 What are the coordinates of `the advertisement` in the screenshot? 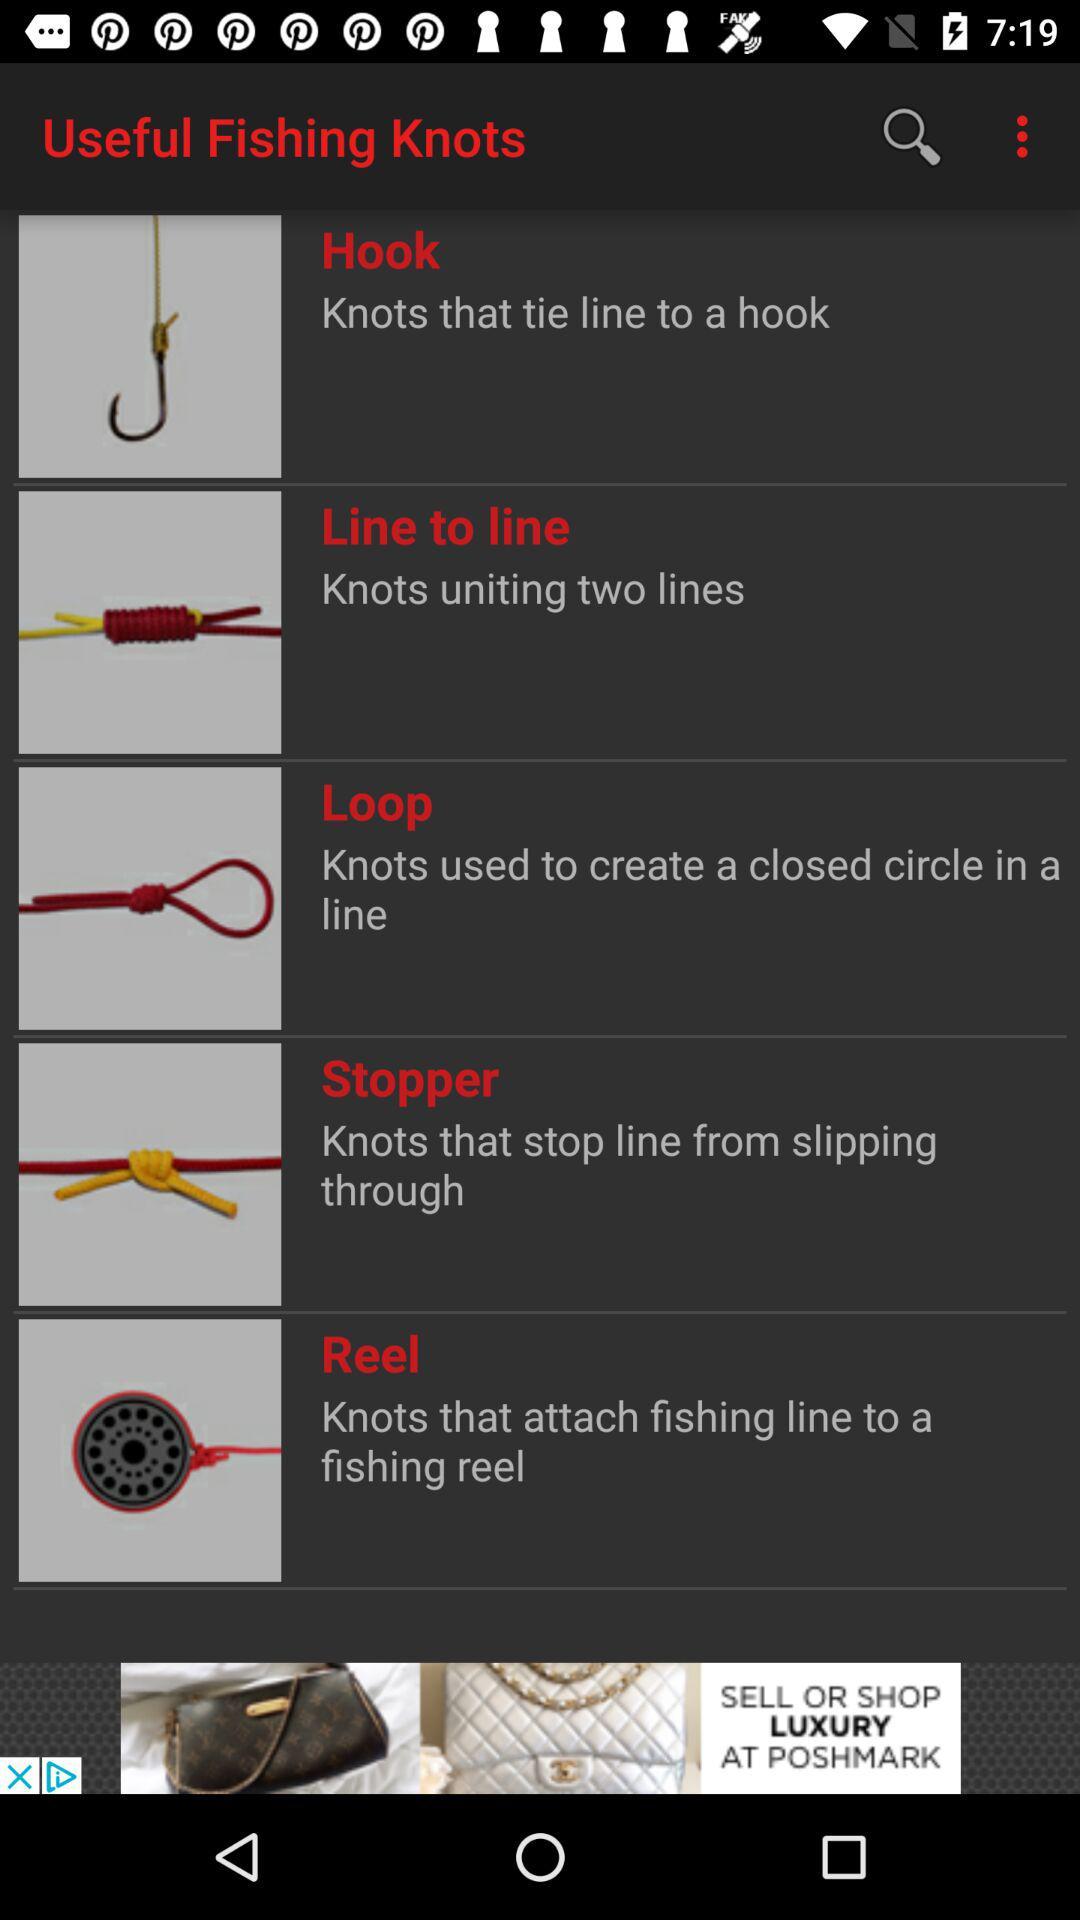 It's located at (540, 1727).